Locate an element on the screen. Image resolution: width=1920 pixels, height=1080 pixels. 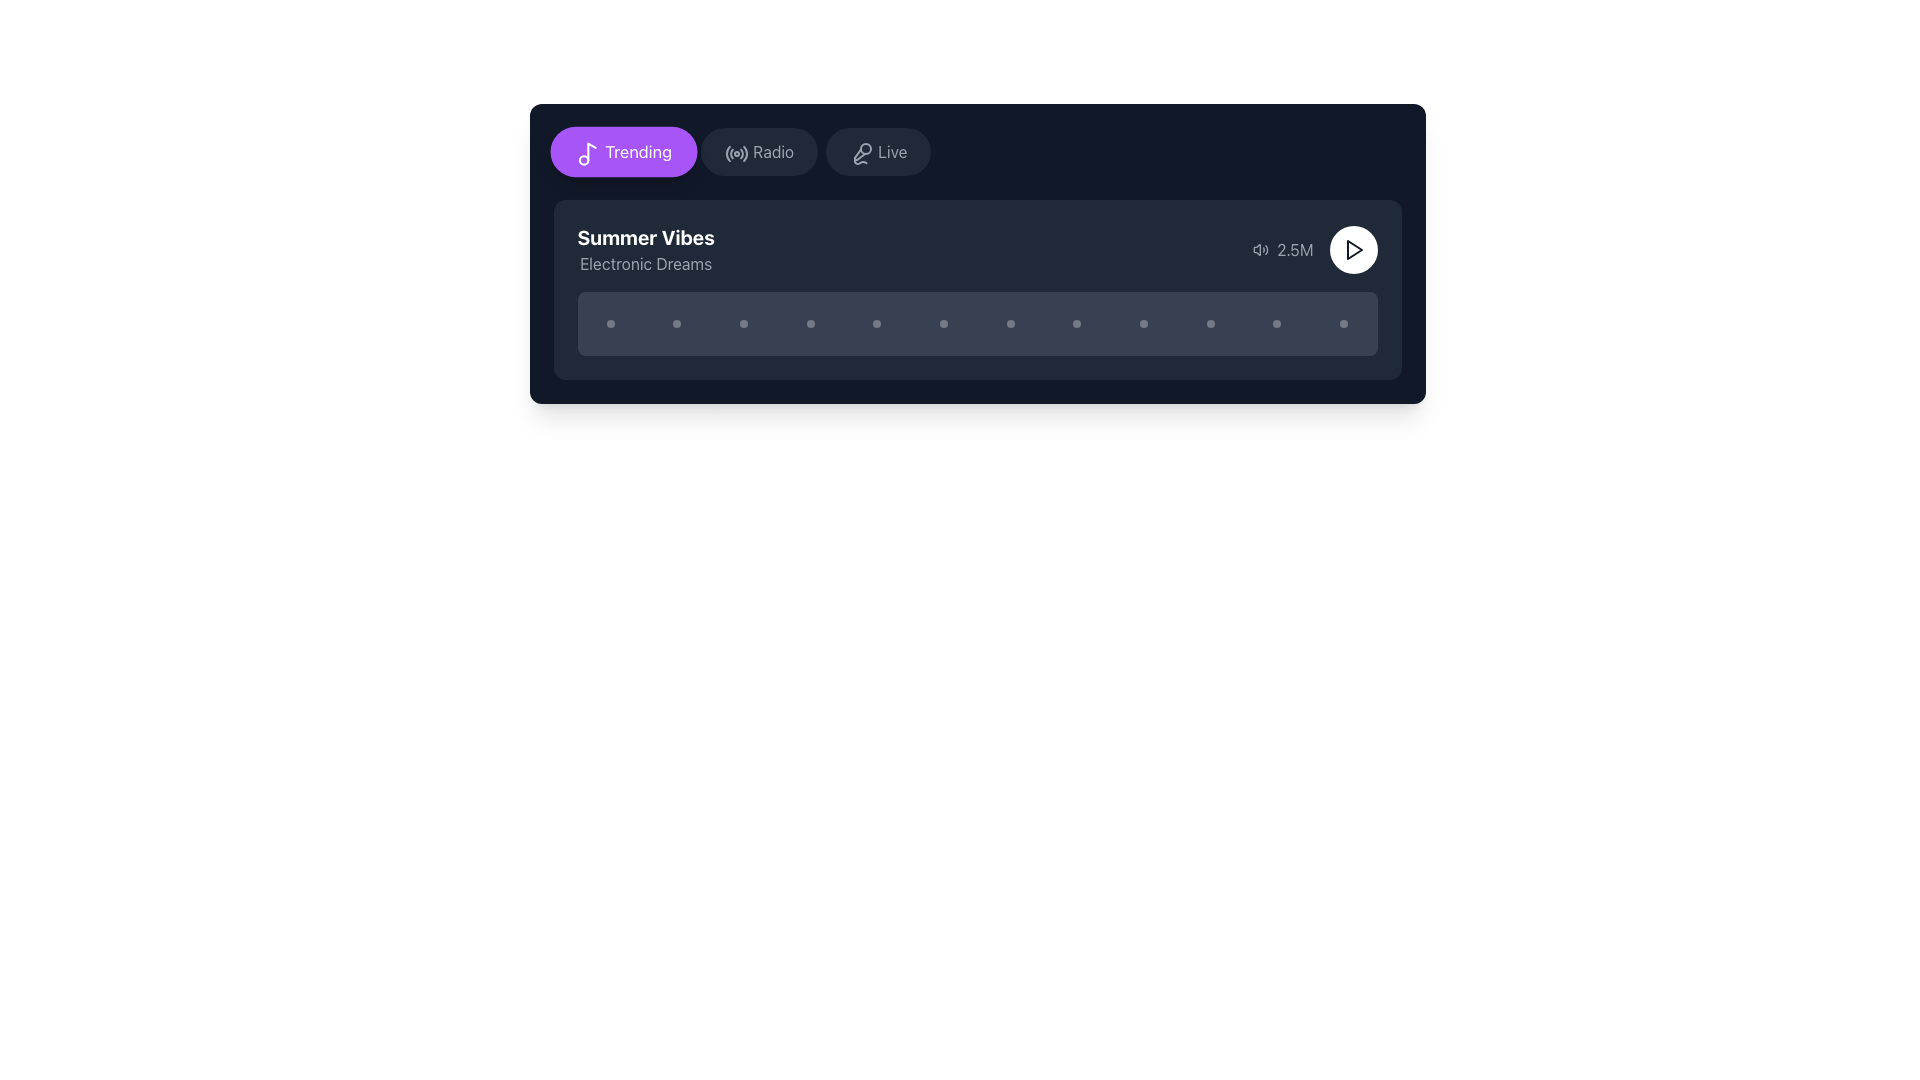
the microphone-shaped icon represented by a diagonal line with a curved bottom, located in the top-right section of the 'Live' button group in the navigation bar is located at coordinates (860, 153).